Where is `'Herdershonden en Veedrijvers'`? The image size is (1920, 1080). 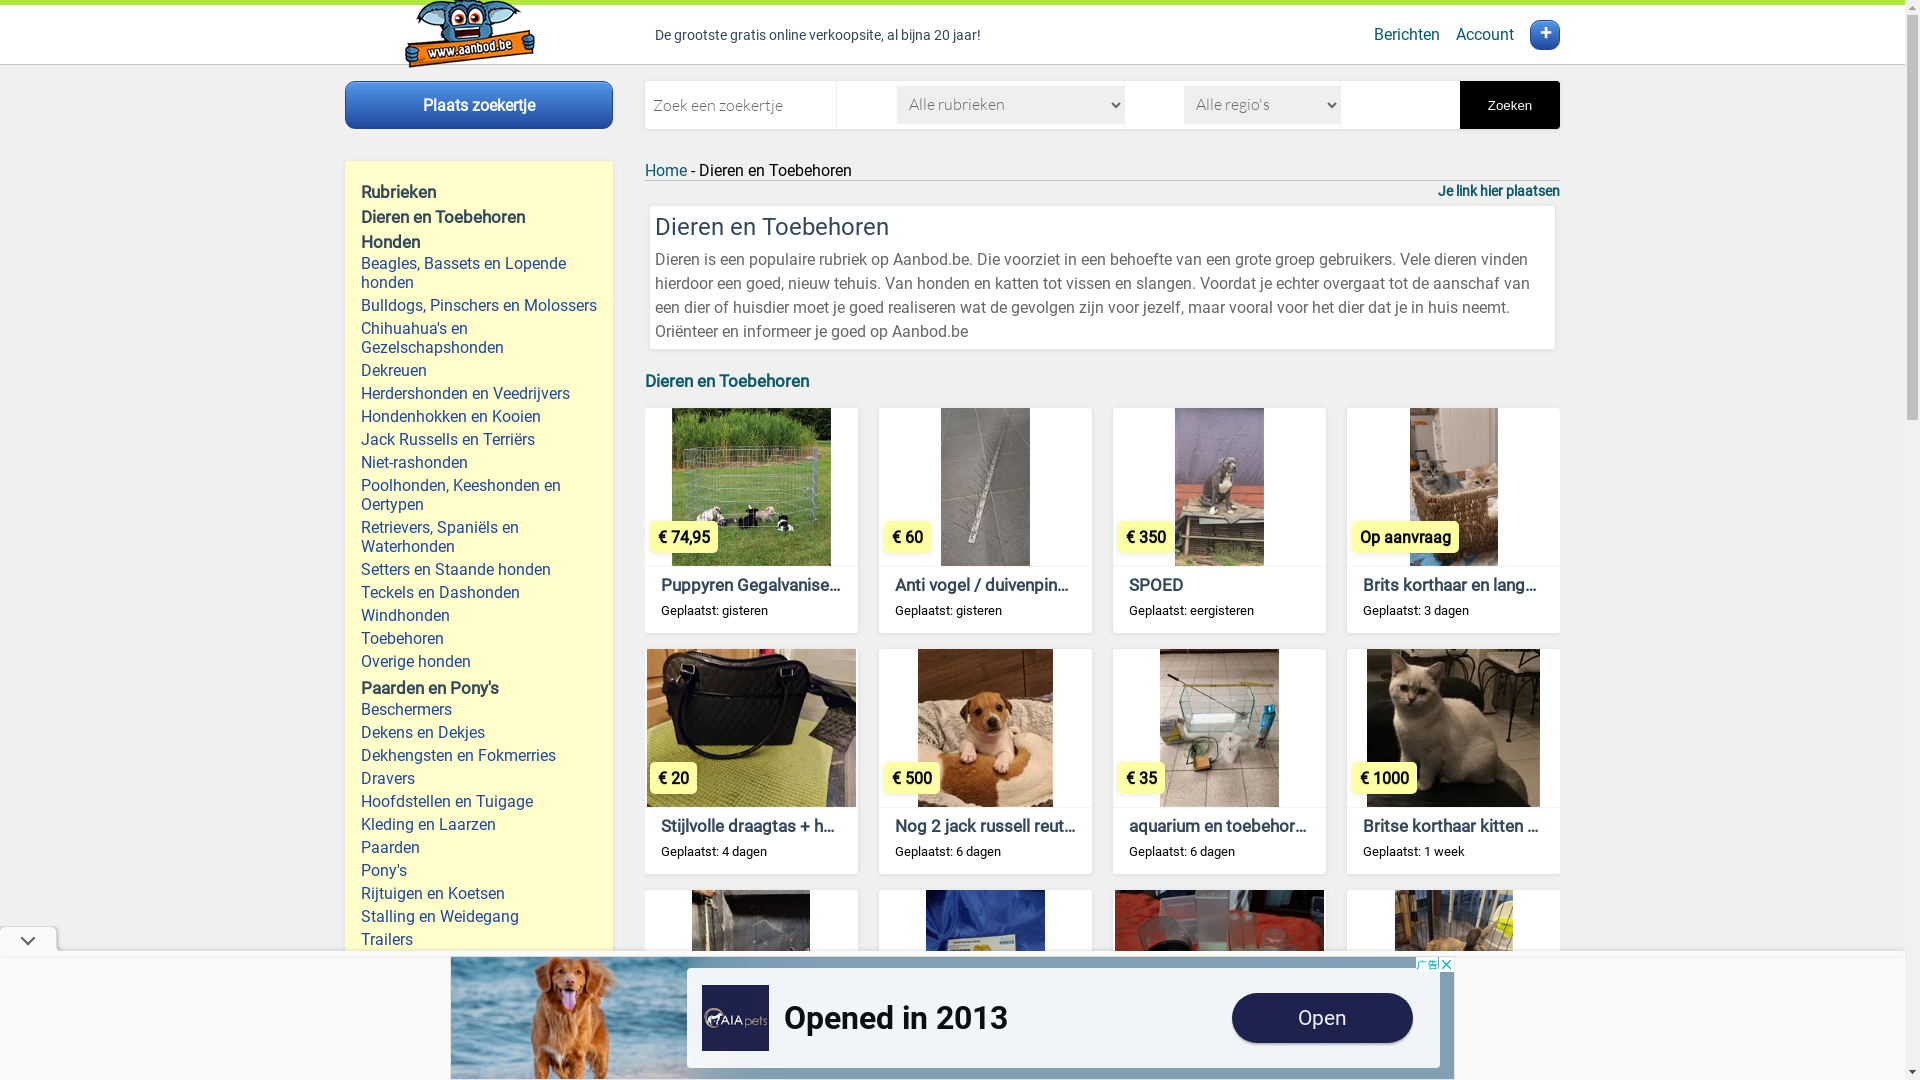 'Herdershonden en Veedrijvers' is located at coordinates (478, 393).